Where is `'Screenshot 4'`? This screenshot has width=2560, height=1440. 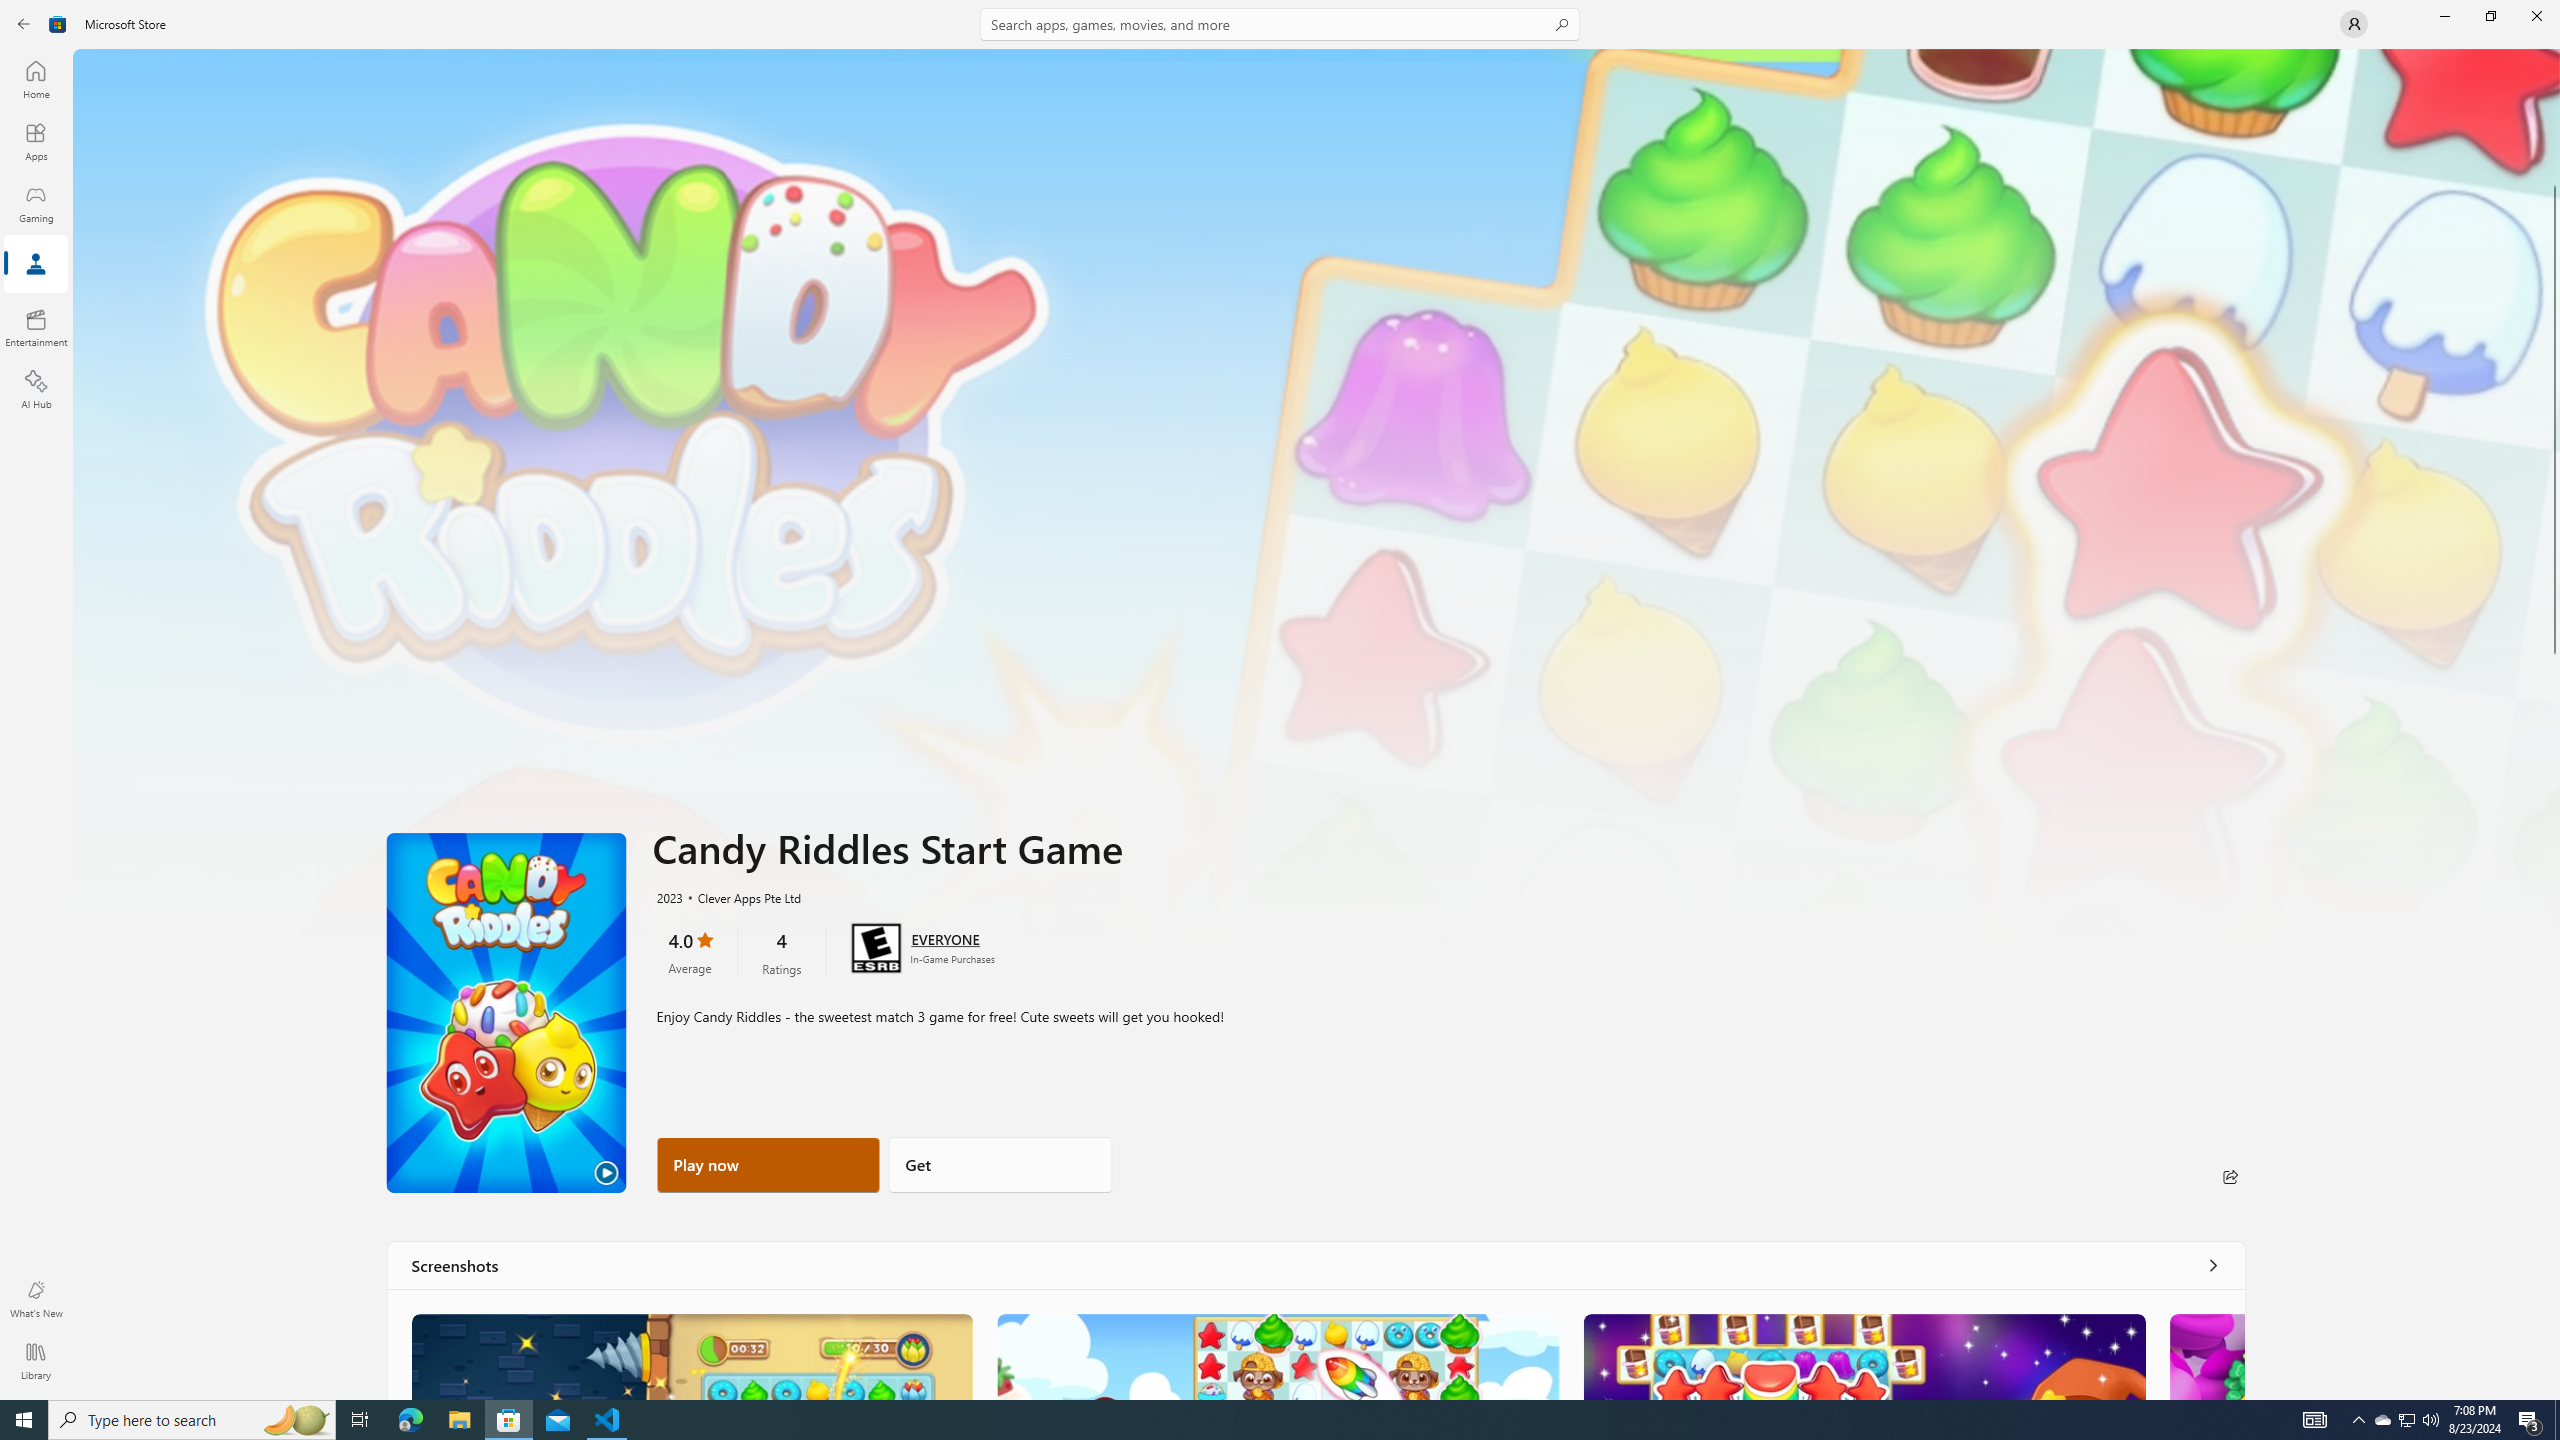 'Screenshot 4' is located at coordinates (2205, 1355).